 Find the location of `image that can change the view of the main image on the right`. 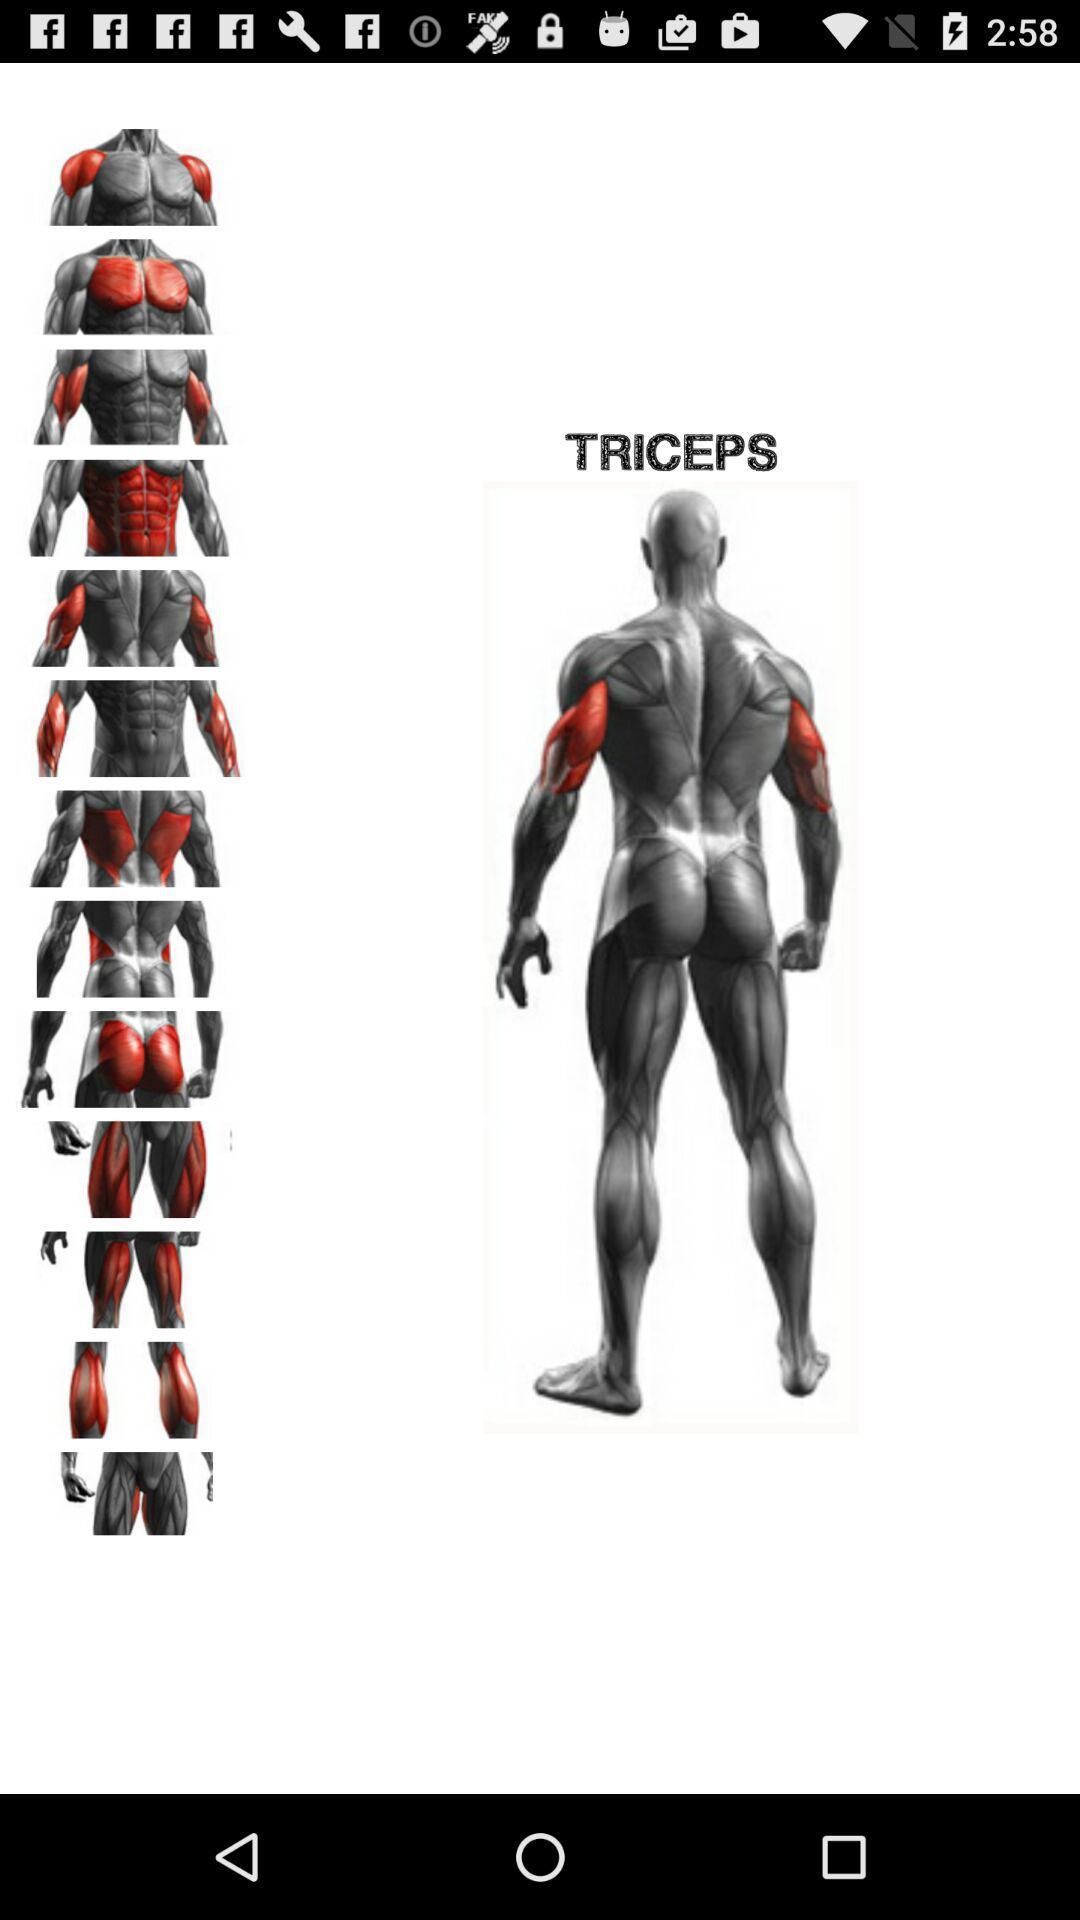

image that can change the view of the main image on the right is located at coordinates (131, 501).